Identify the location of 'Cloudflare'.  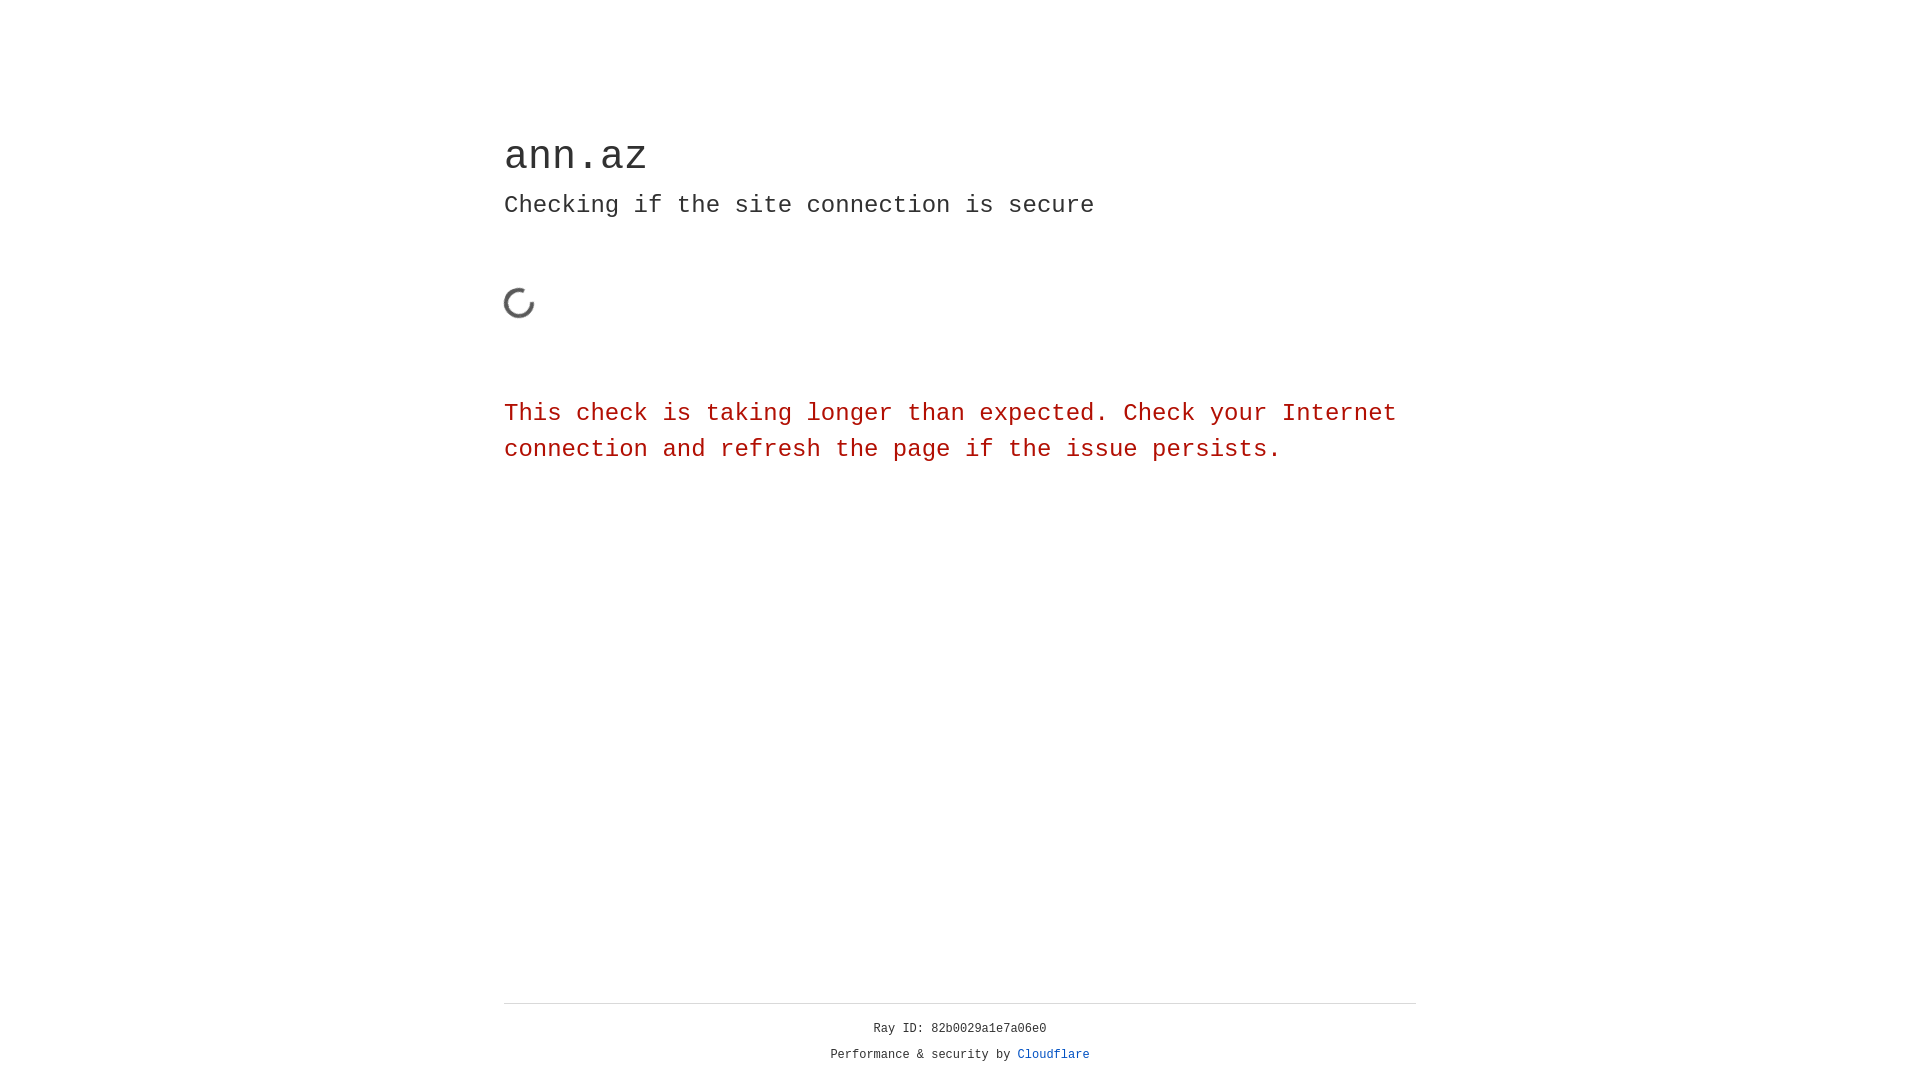
(1053, 1054).